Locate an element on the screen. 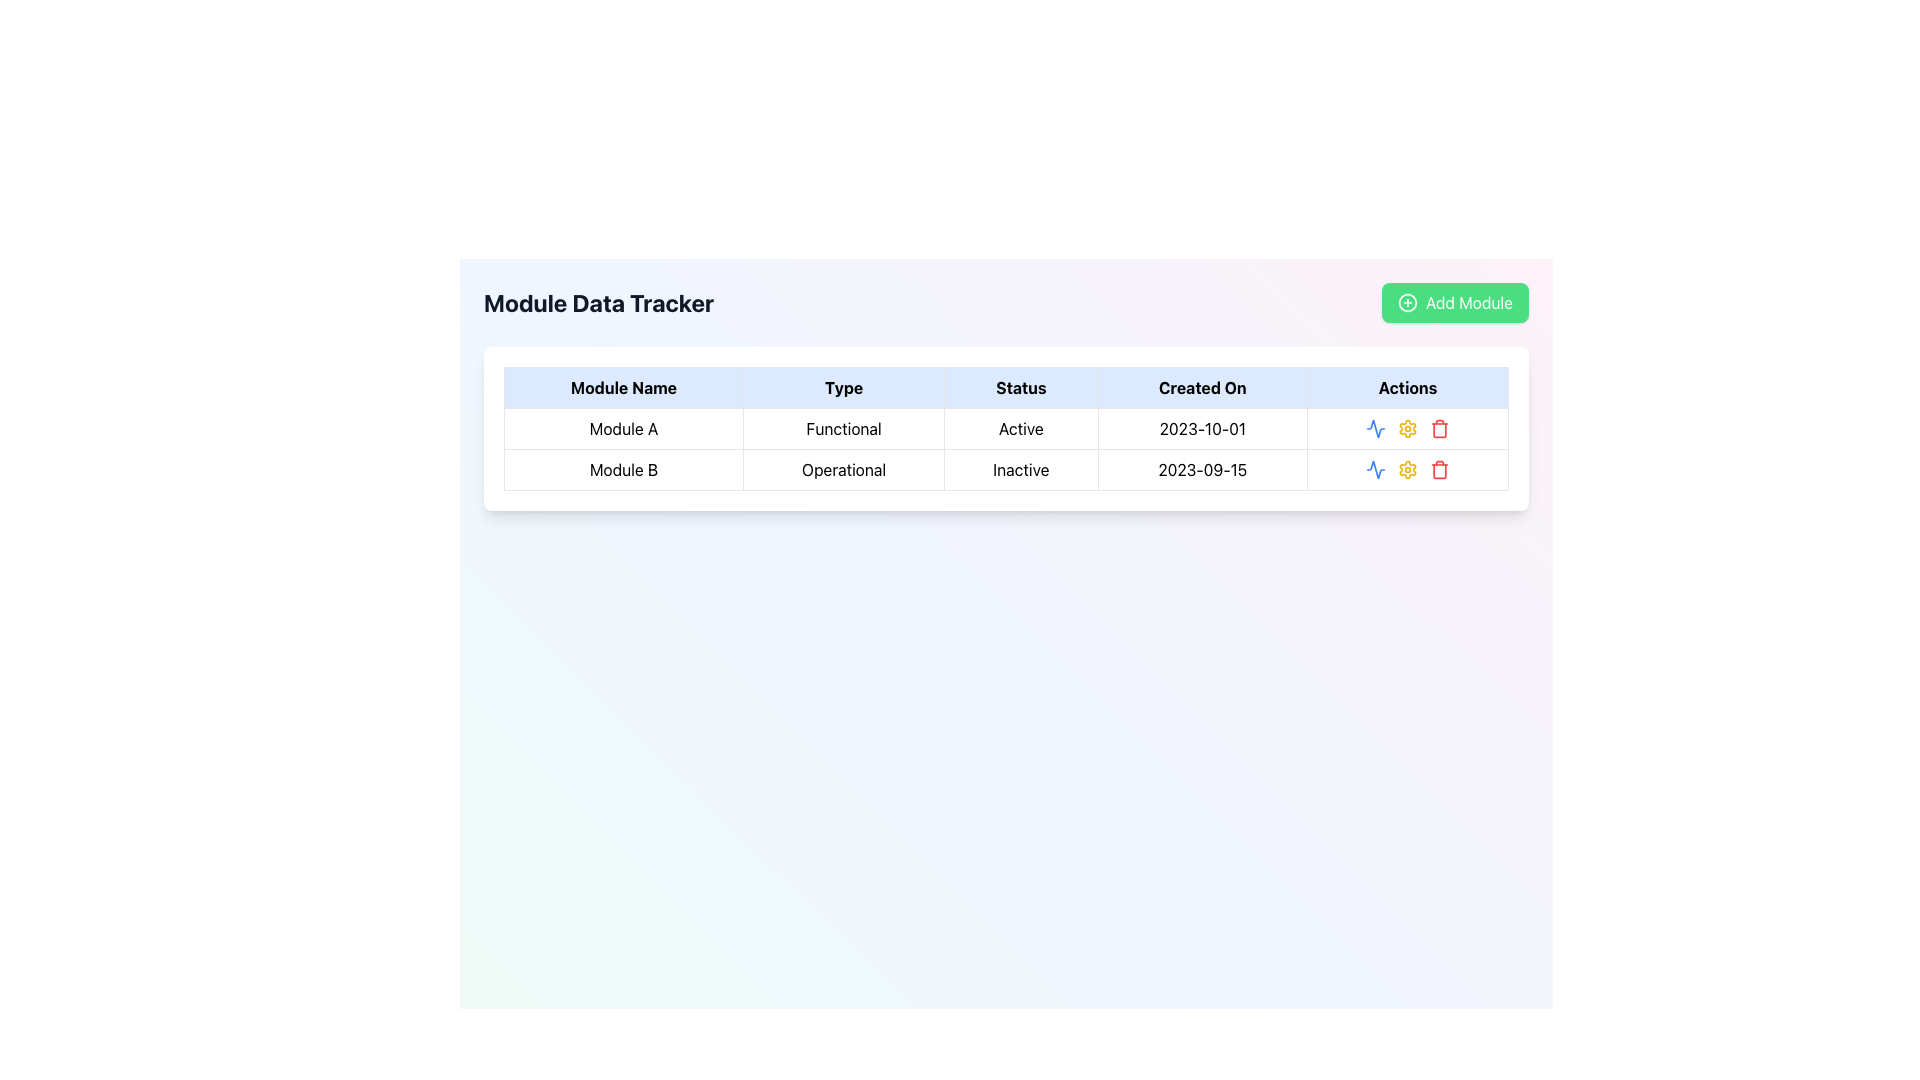 The height and width of the screenshot is (1080, 1920). the circular icon with a plus sign inside the 'Add Module' button located in the top-right corner of the interface is located at coordinates (1406, 303).